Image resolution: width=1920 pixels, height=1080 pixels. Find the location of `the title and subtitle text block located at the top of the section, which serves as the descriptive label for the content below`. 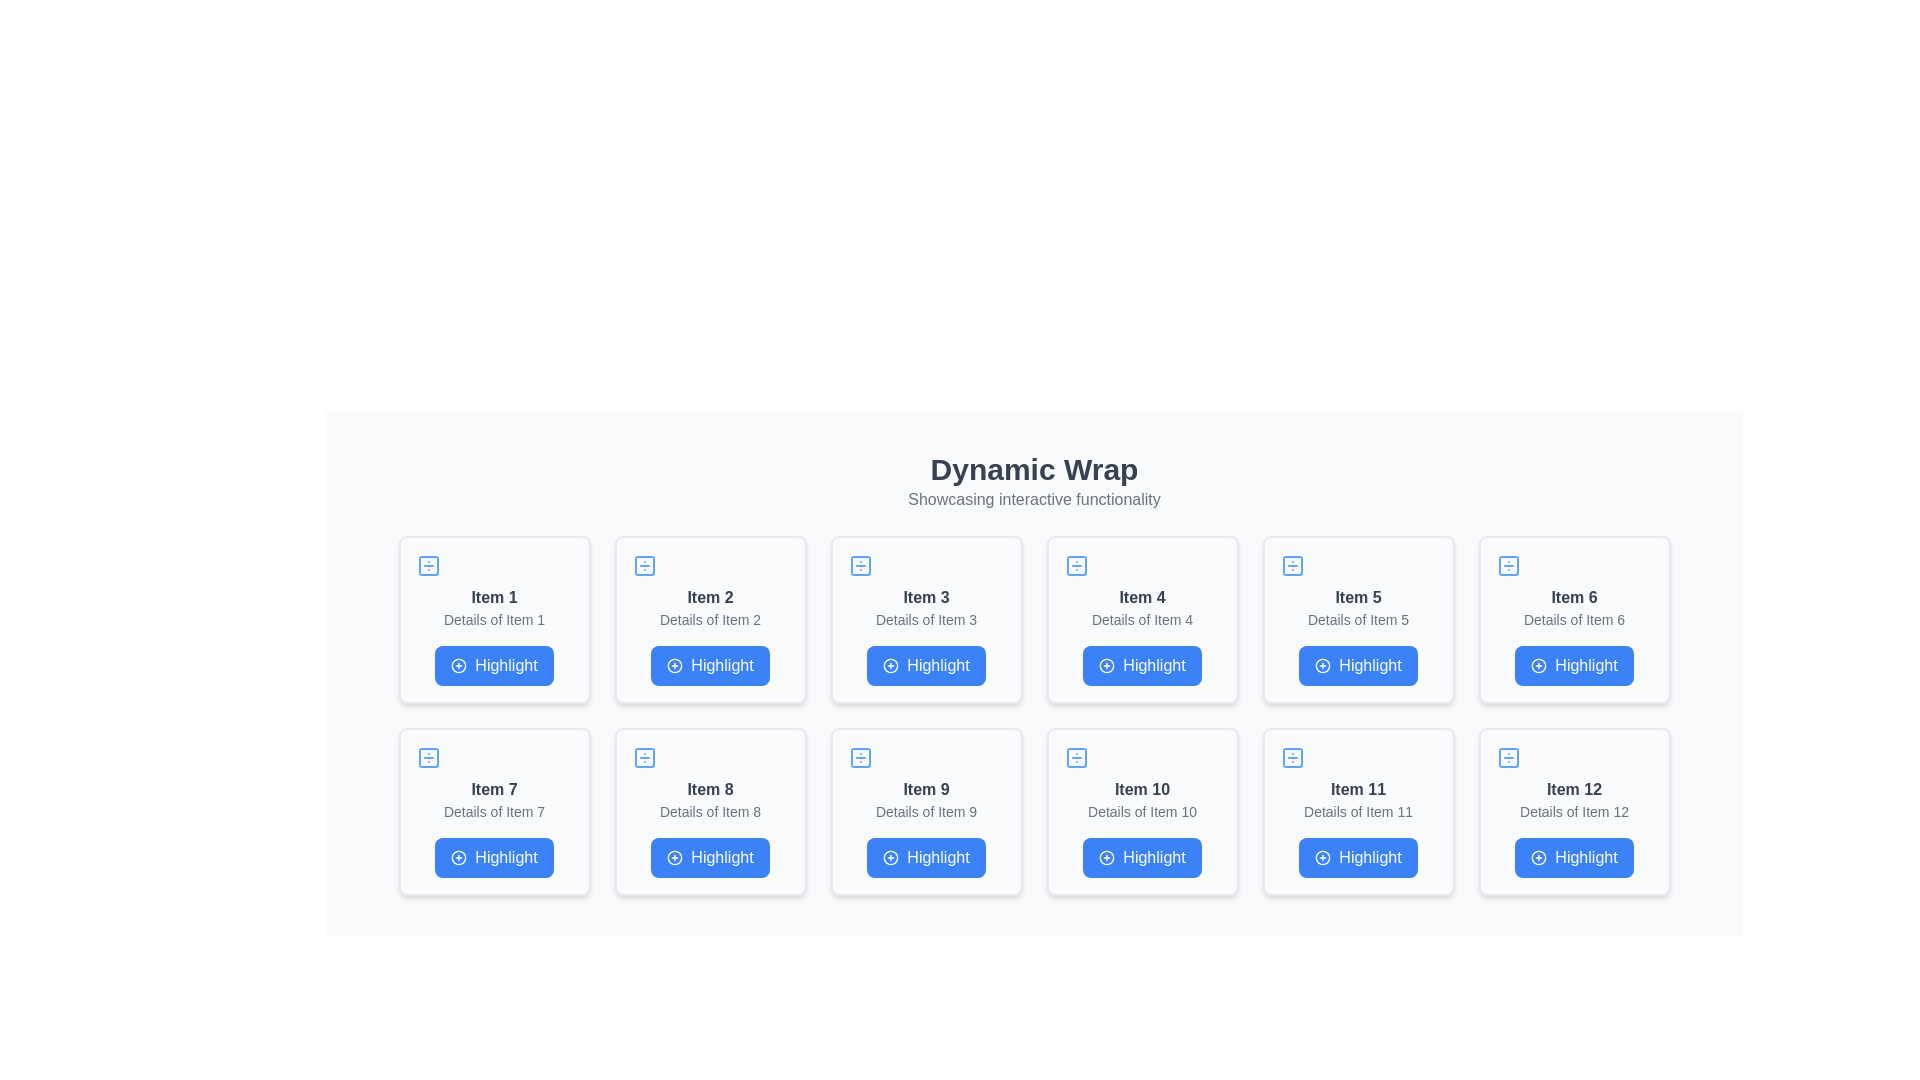

the title and subtitle text block located at the top of the section, which serves as the descriptive label for the content below is located at coordinates (1034, 482).